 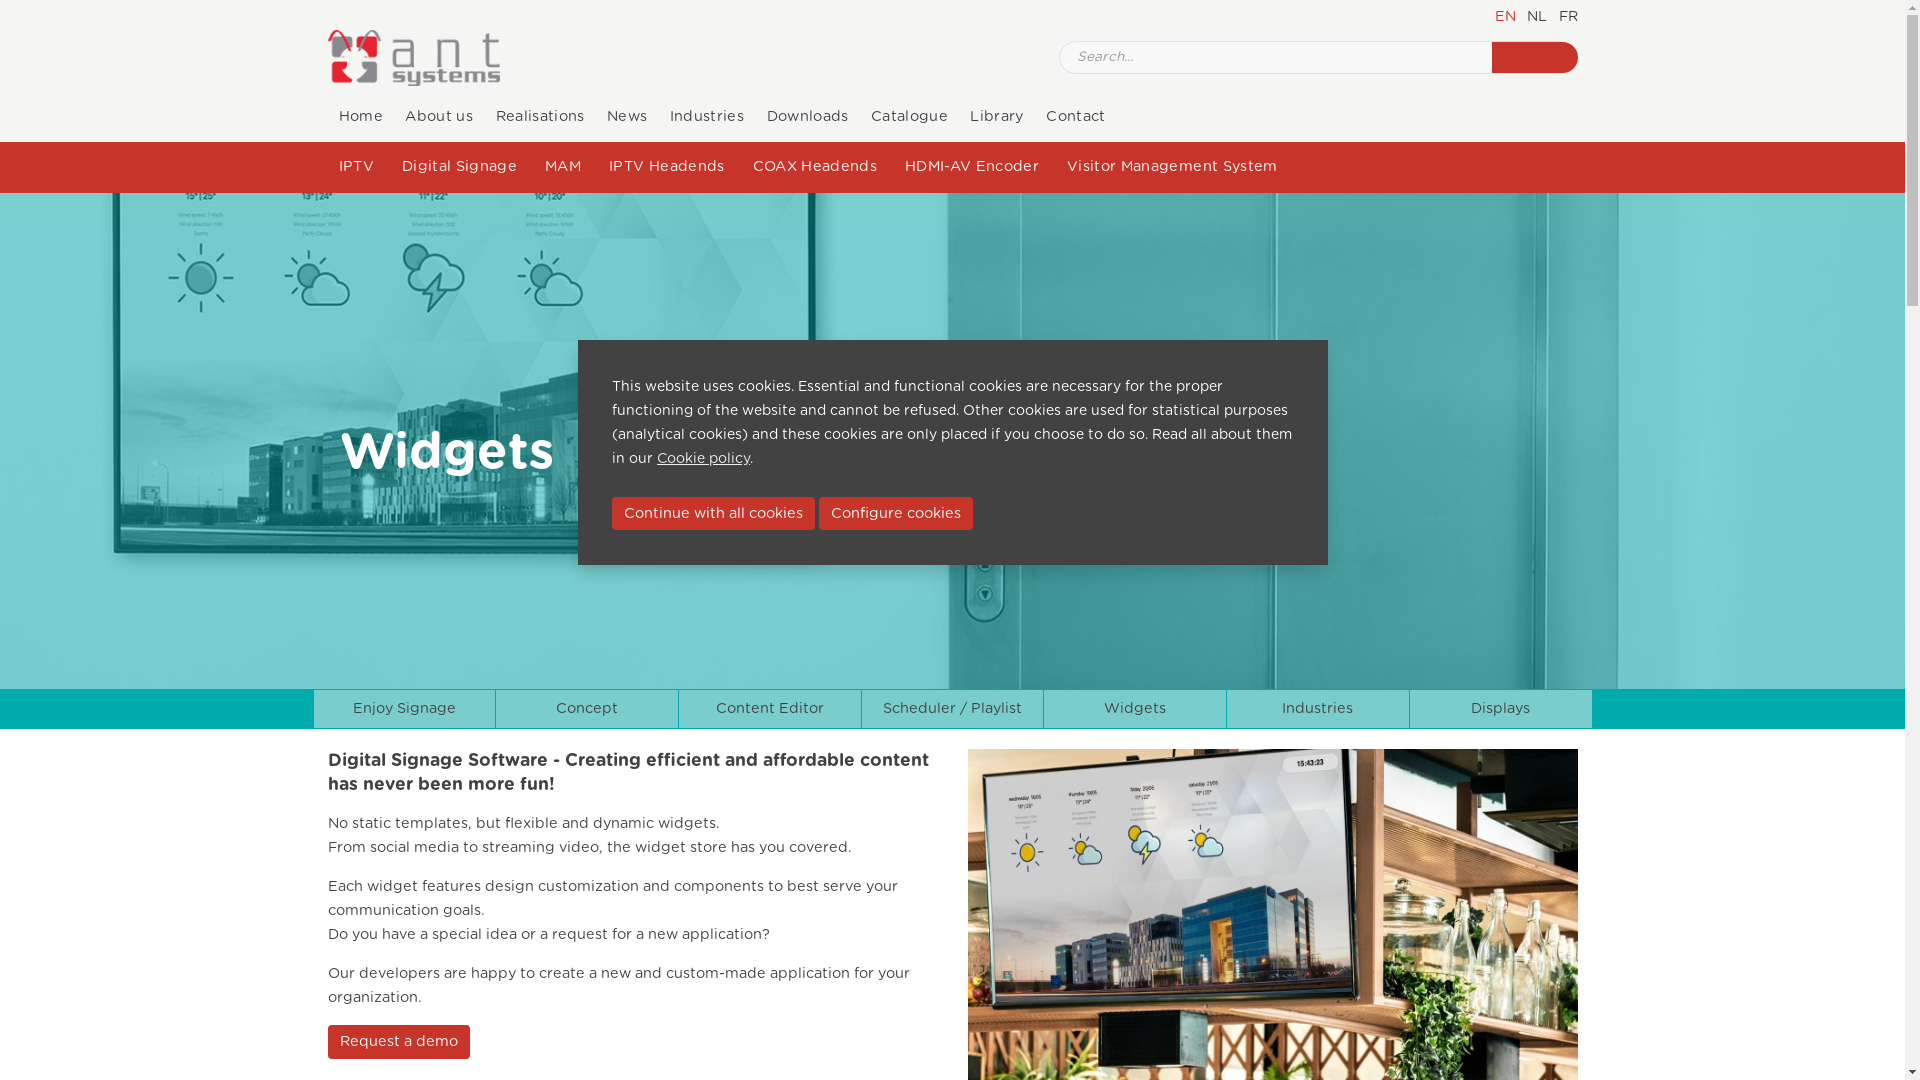 What do you see at coordinates (1318, 708) in the screenshot?
I see `'Industries'` at bounding box center [1318, 708].